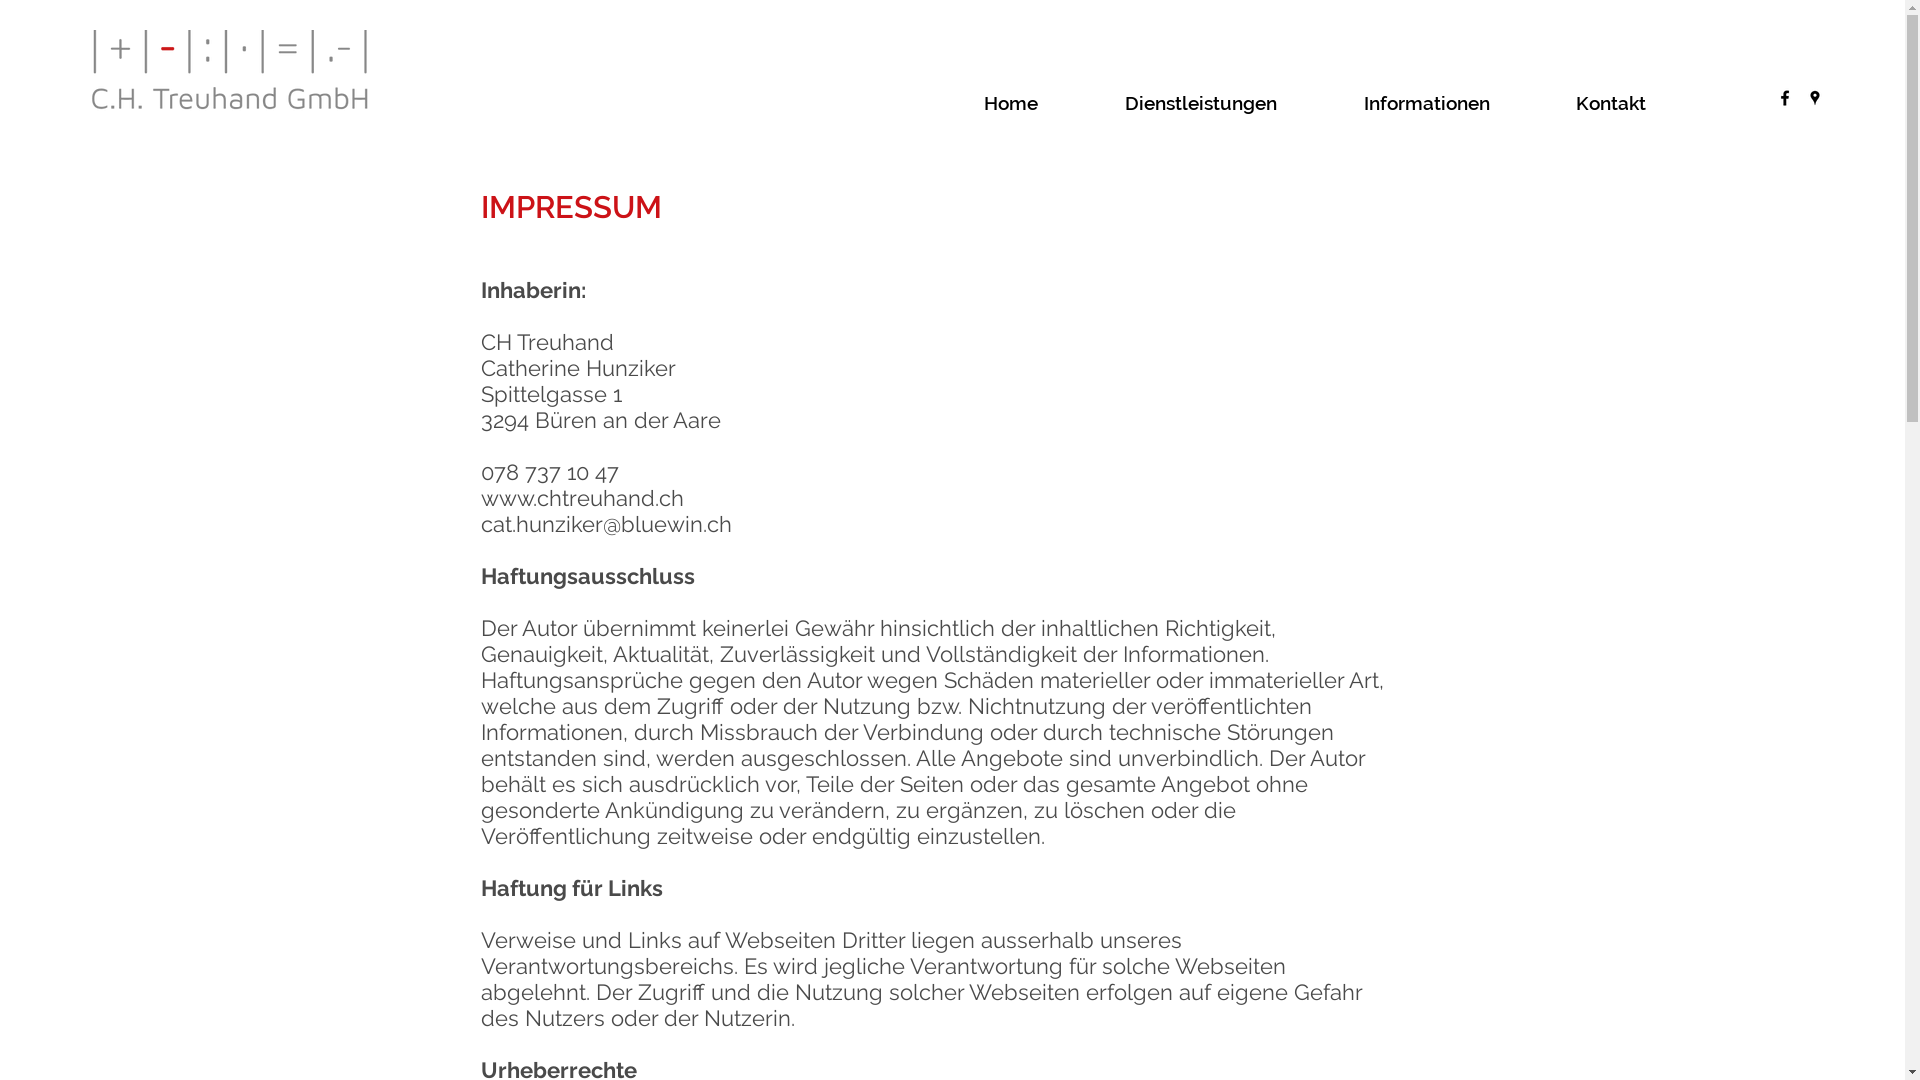 The width and height of the screenshot is (1920, 1080). I want to click on 'Dienstleistungen', so click(1233, 103).